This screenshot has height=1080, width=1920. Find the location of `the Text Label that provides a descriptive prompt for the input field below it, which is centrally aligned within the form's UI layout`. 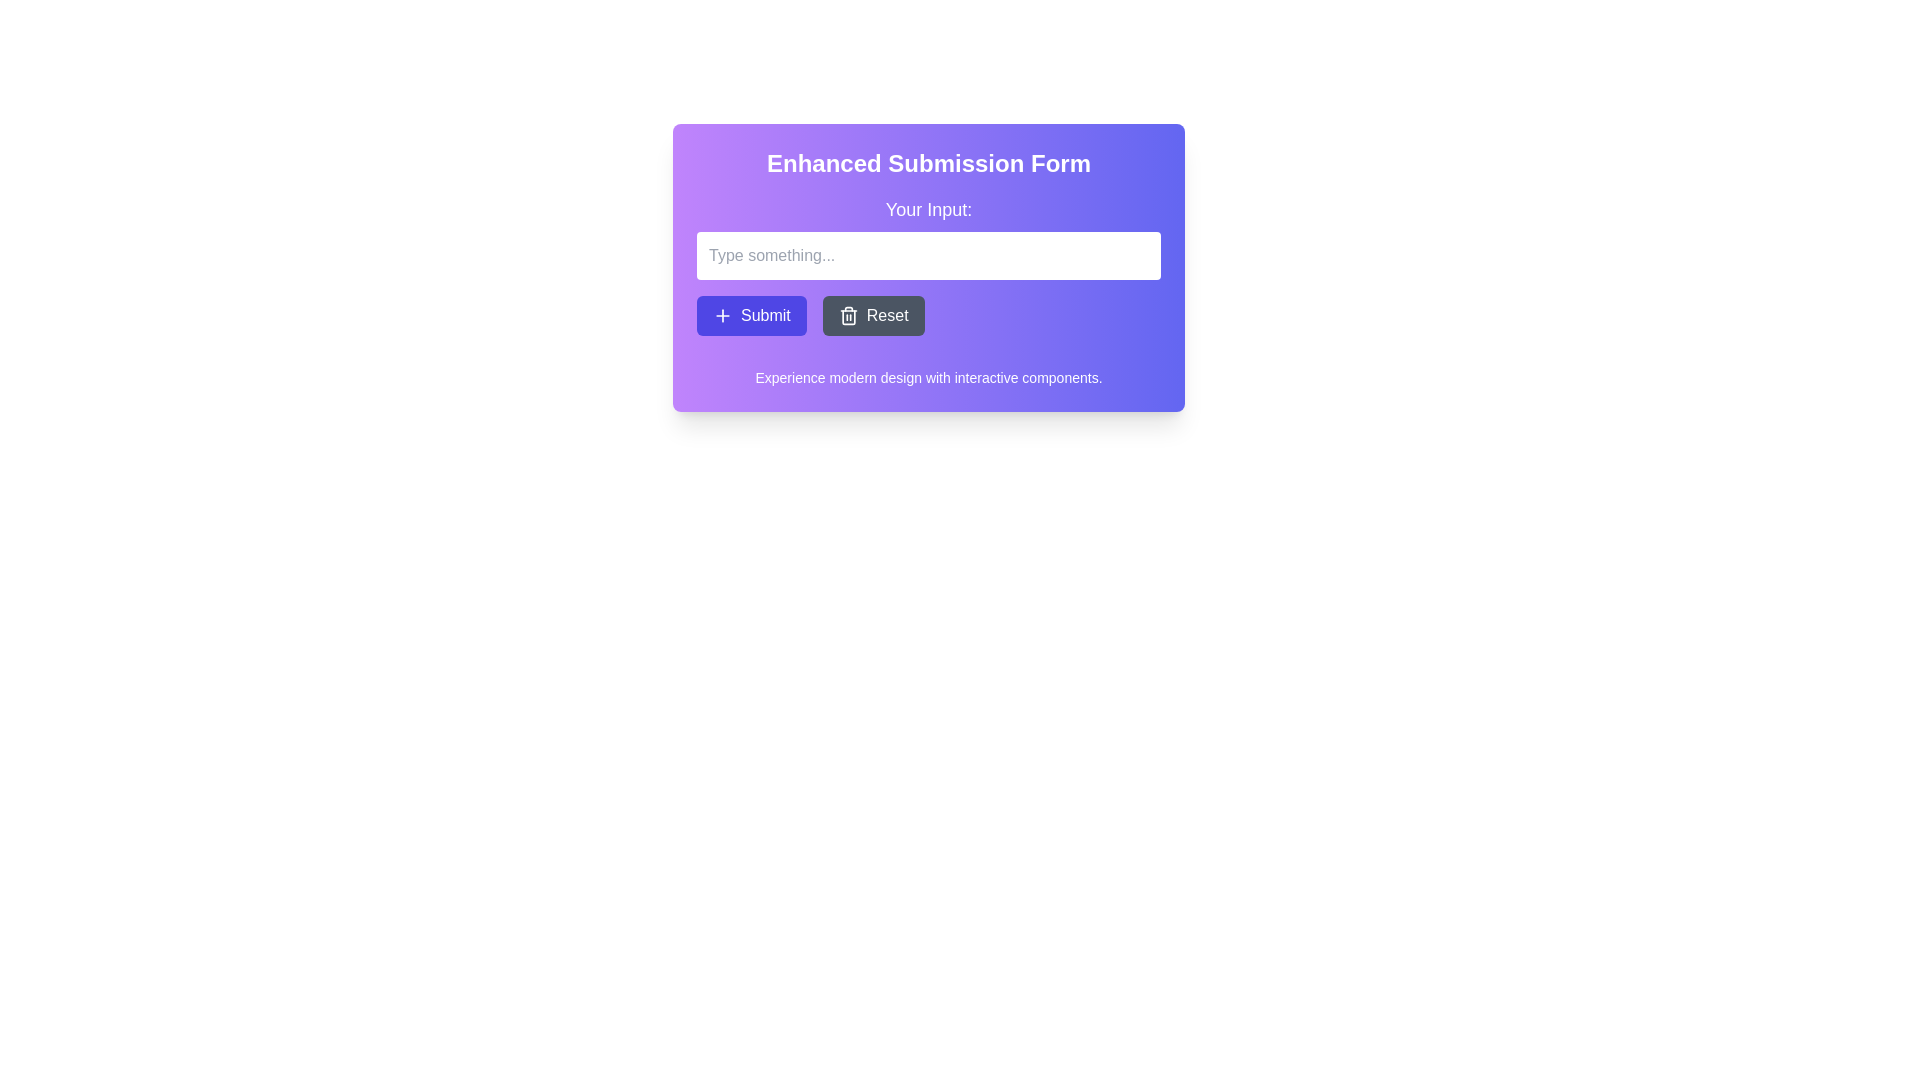

the Text Label that provides a descriptive prompt for the input field below it, which is centrally aligned within the form's UI layout is located at coordinates (928, 209).